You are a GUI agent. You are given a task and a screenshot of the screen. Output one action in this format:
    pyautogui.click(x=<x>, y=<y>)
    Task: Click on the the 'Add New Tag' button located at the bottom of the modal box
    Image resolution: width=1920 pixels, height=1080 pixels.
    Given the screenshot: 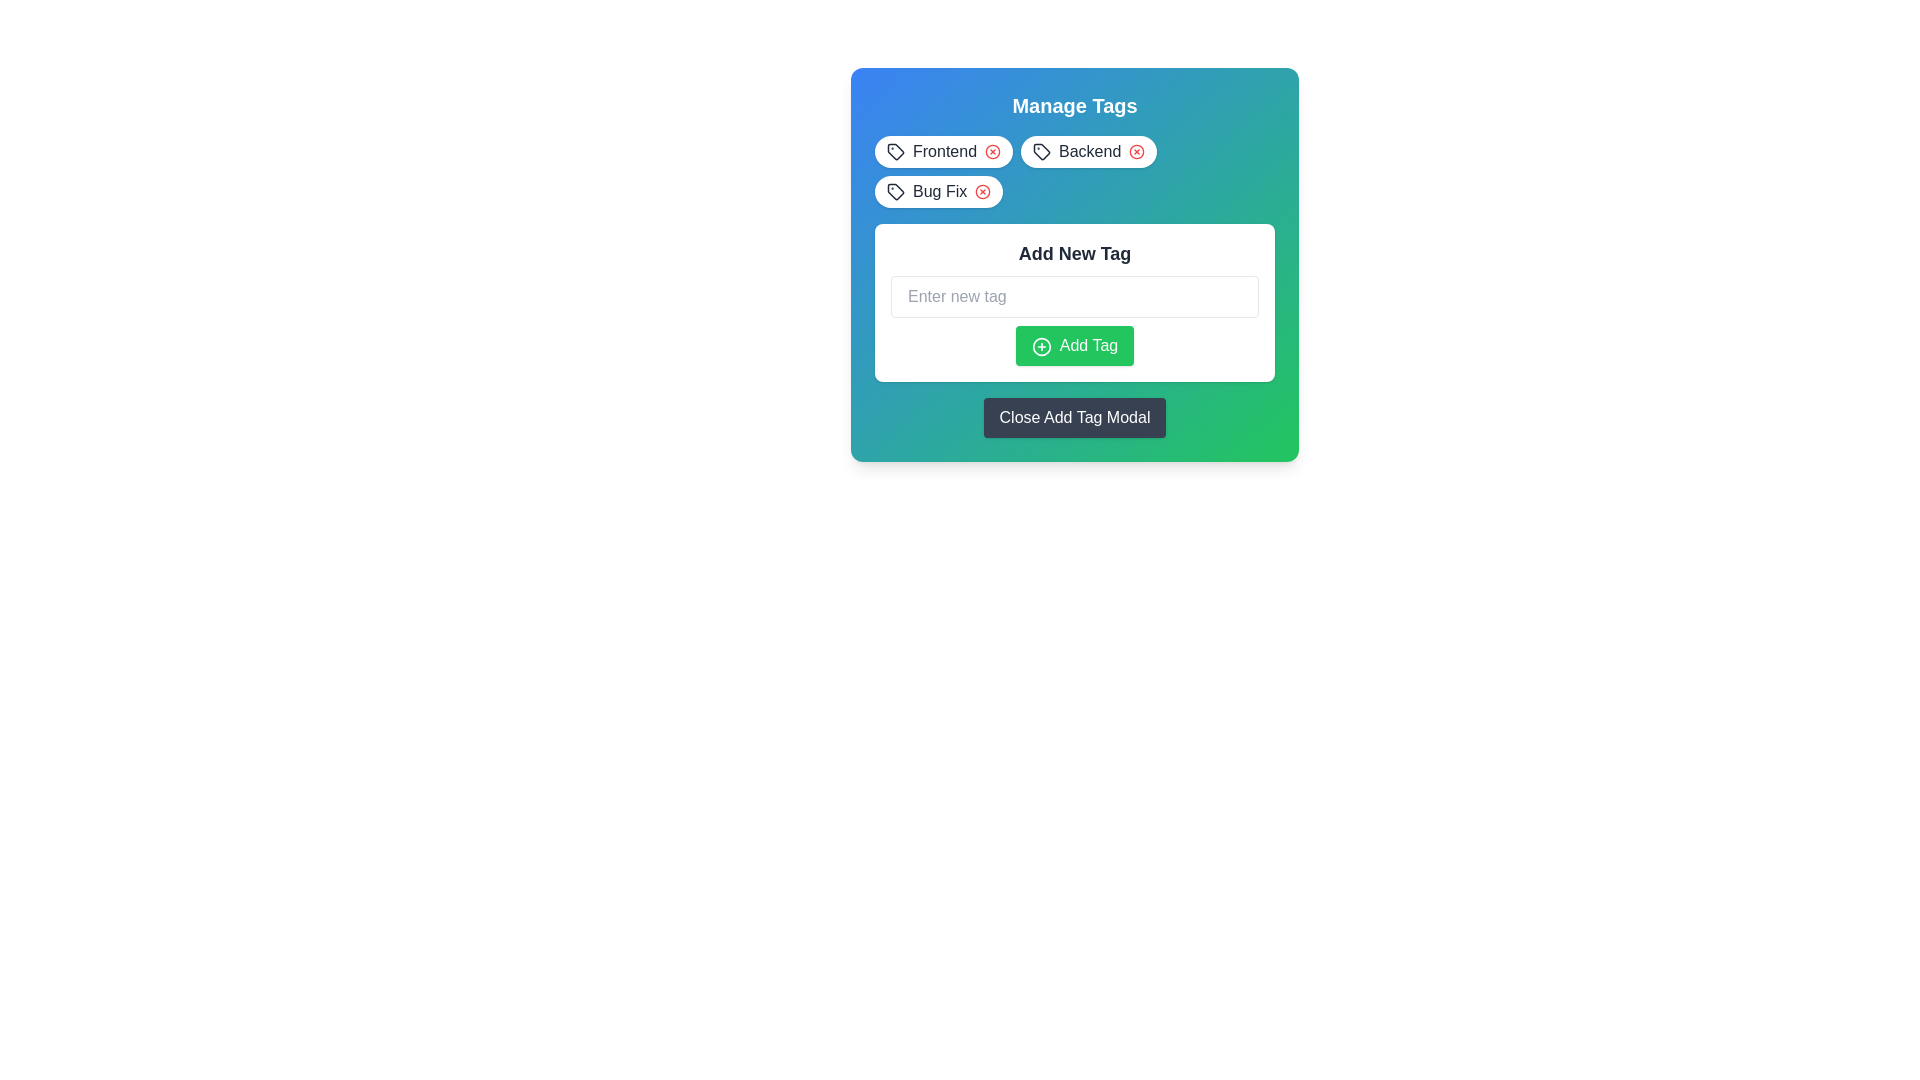 What is the action you would take?
    pyautogui.click(x=1074, y=345)
    